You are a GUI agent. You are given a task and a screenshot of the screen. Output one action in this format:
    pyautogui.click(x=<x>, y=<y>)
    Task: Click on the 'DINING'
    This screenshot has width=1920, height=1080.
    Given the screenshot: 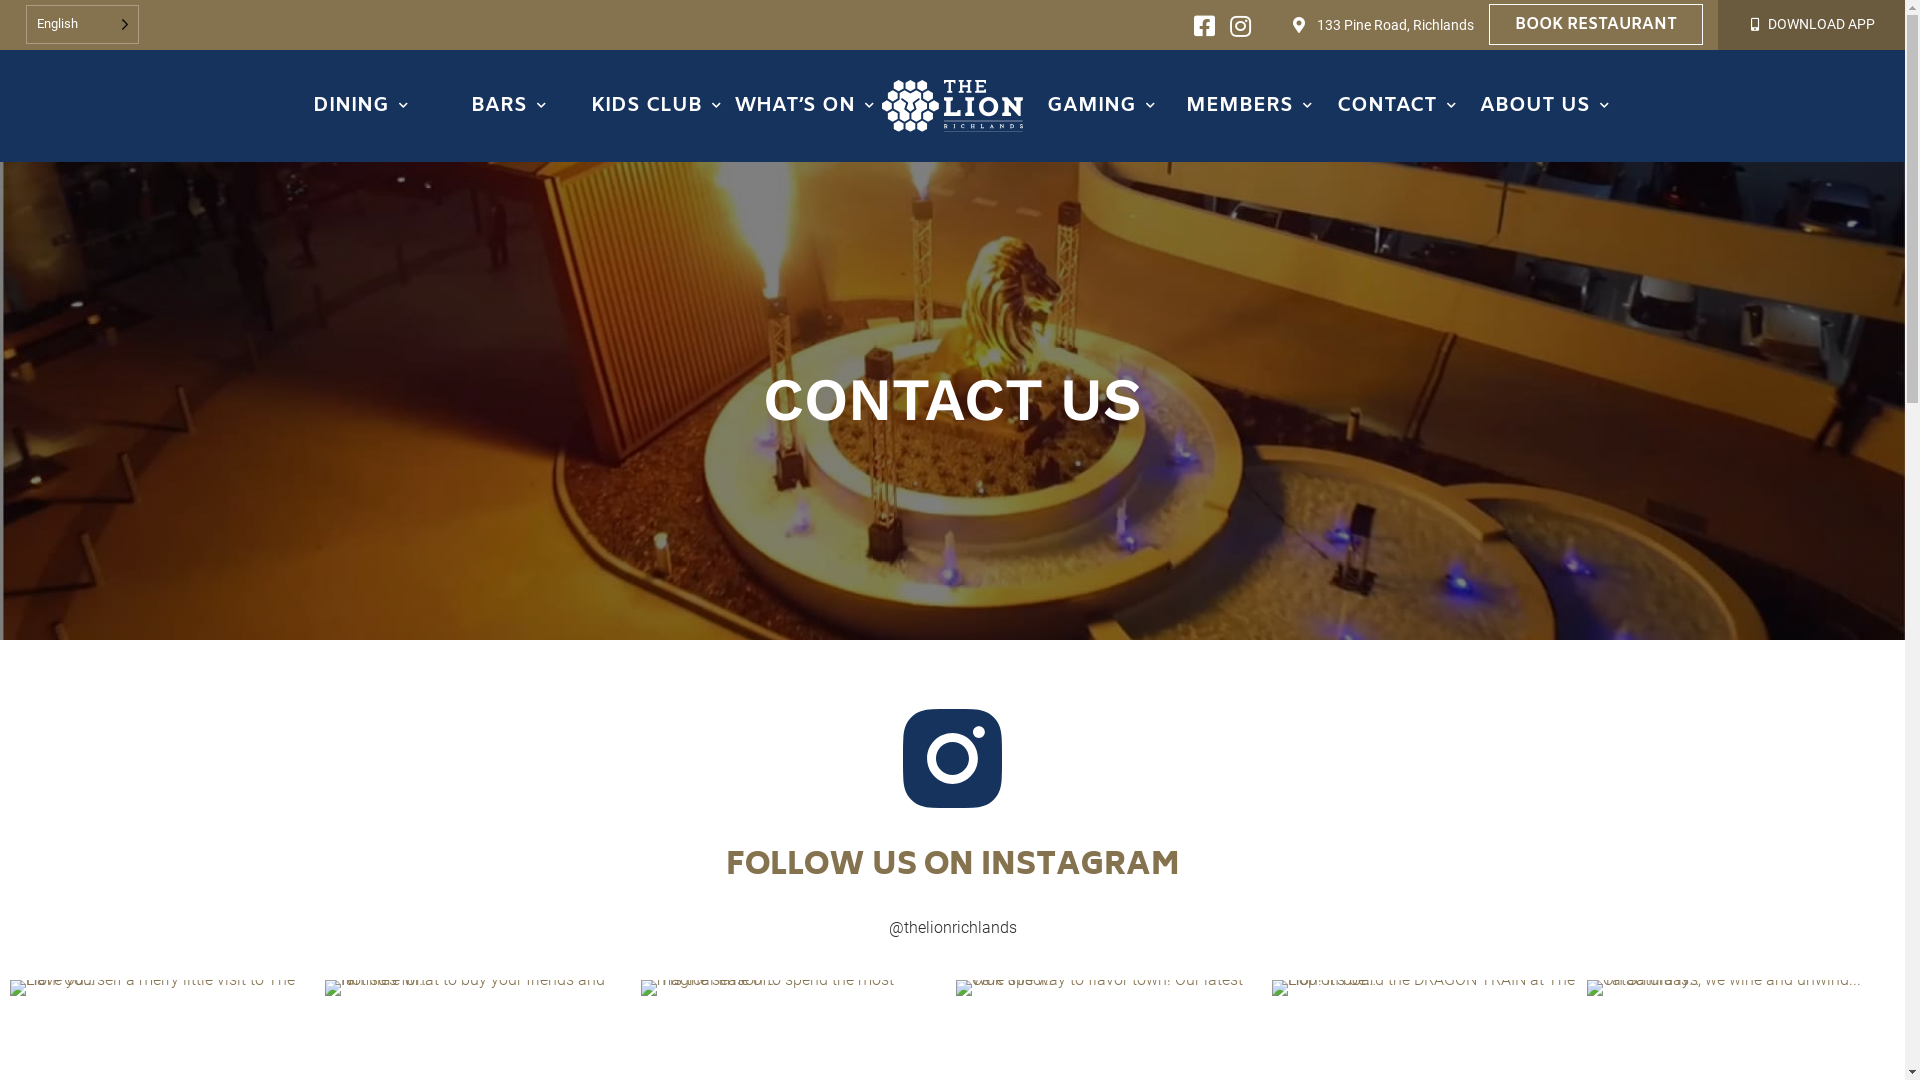 What is the action you would take?
    pyautogui.click(x=360, y=105)
    